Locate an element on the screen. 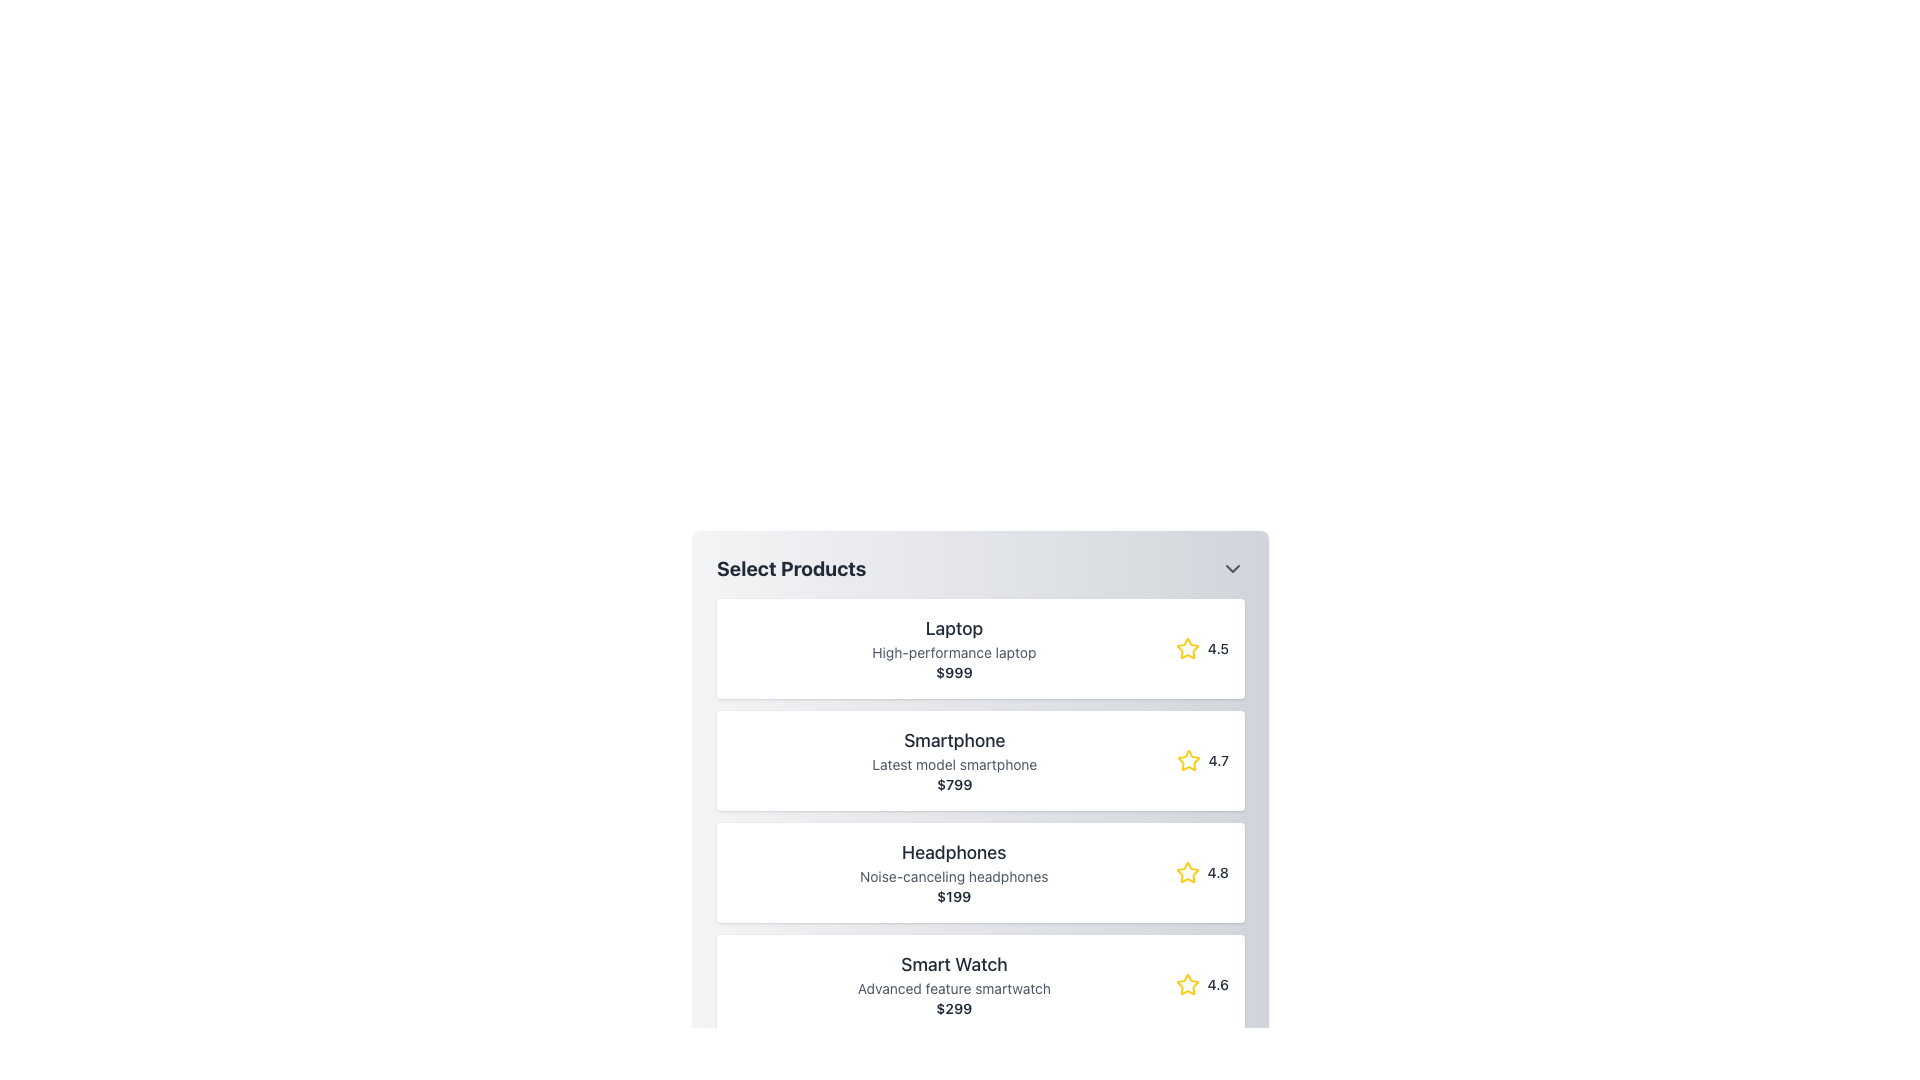 The image size is (1920, 1080). the 'Smartphone' Text Display element in the product list is located at coordinates (953, 760).